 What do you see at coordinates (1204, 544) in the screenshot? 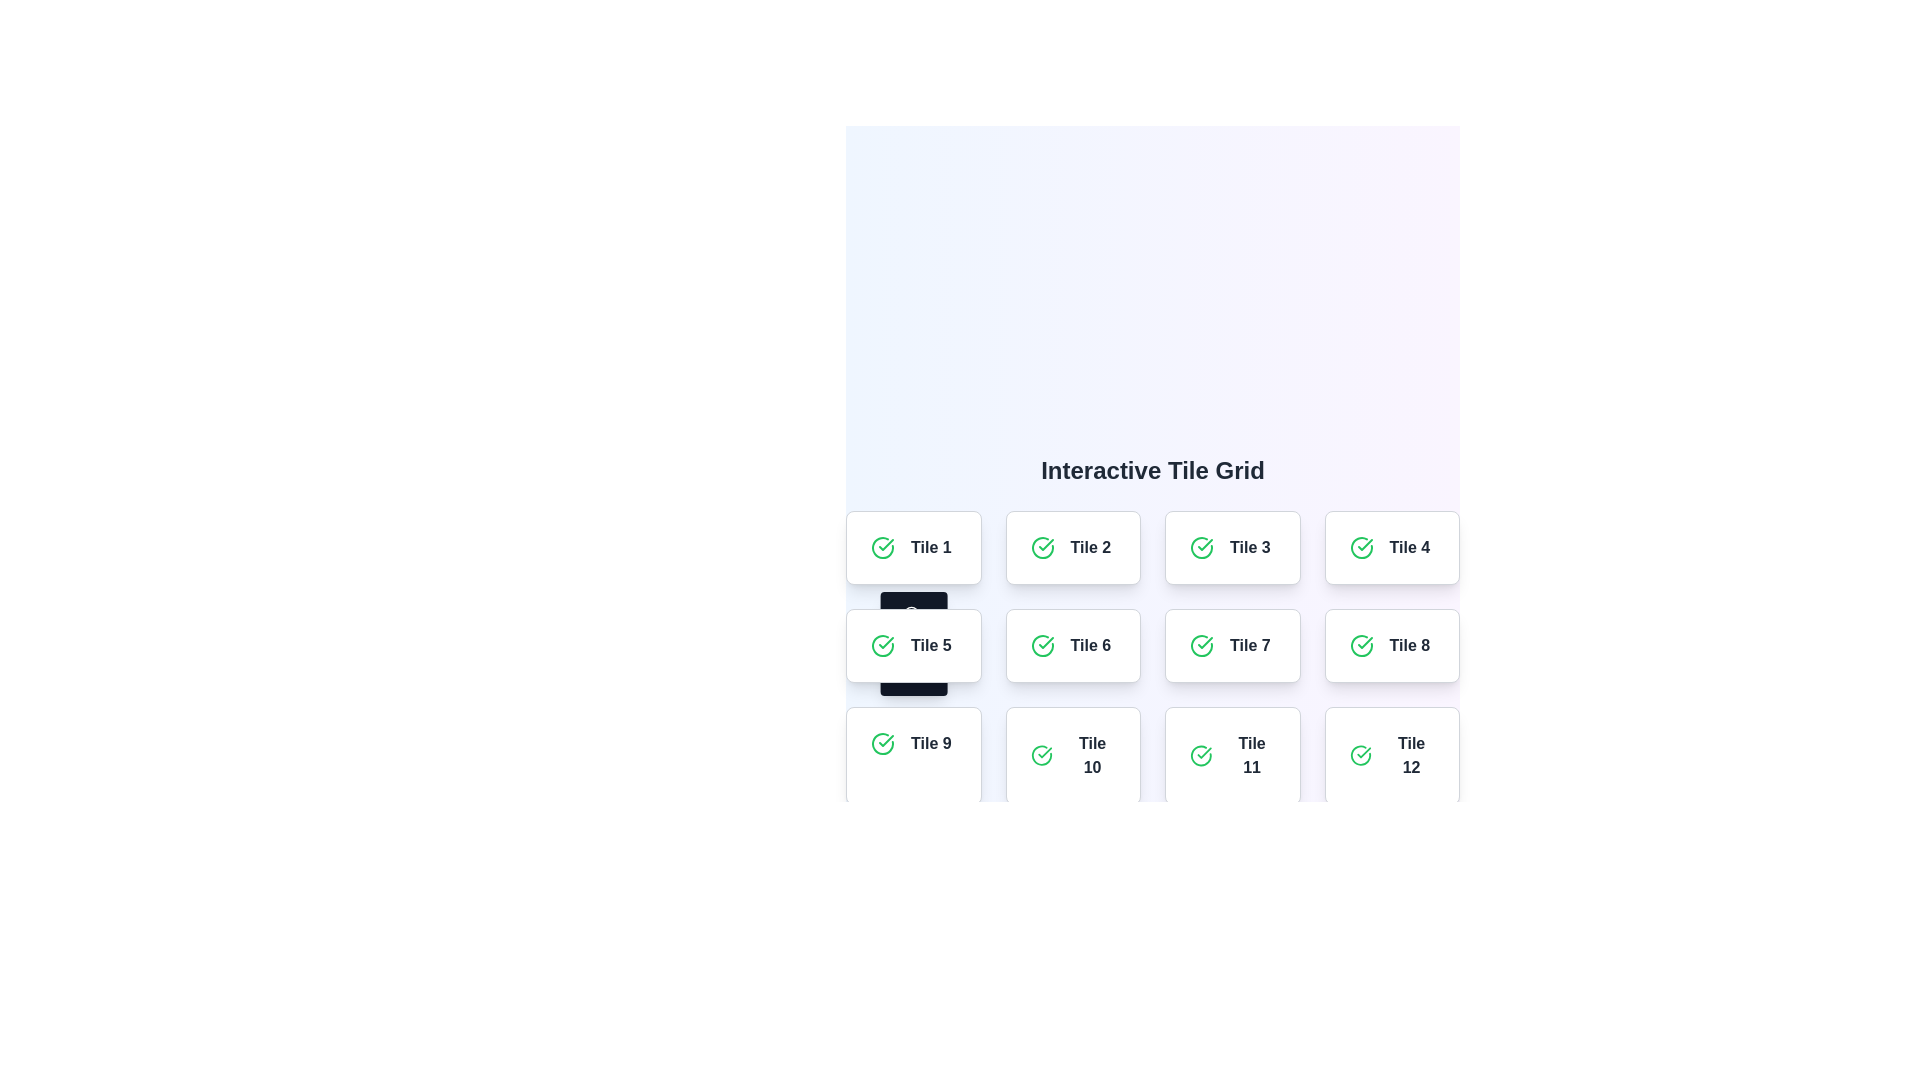
I see `green checkmark icon that indicates a positive status, located within the SVG element with class 'lucide lucide-circle-check-big', positioned near the label 'Tile 5'` at bounding box center [1204, 544].